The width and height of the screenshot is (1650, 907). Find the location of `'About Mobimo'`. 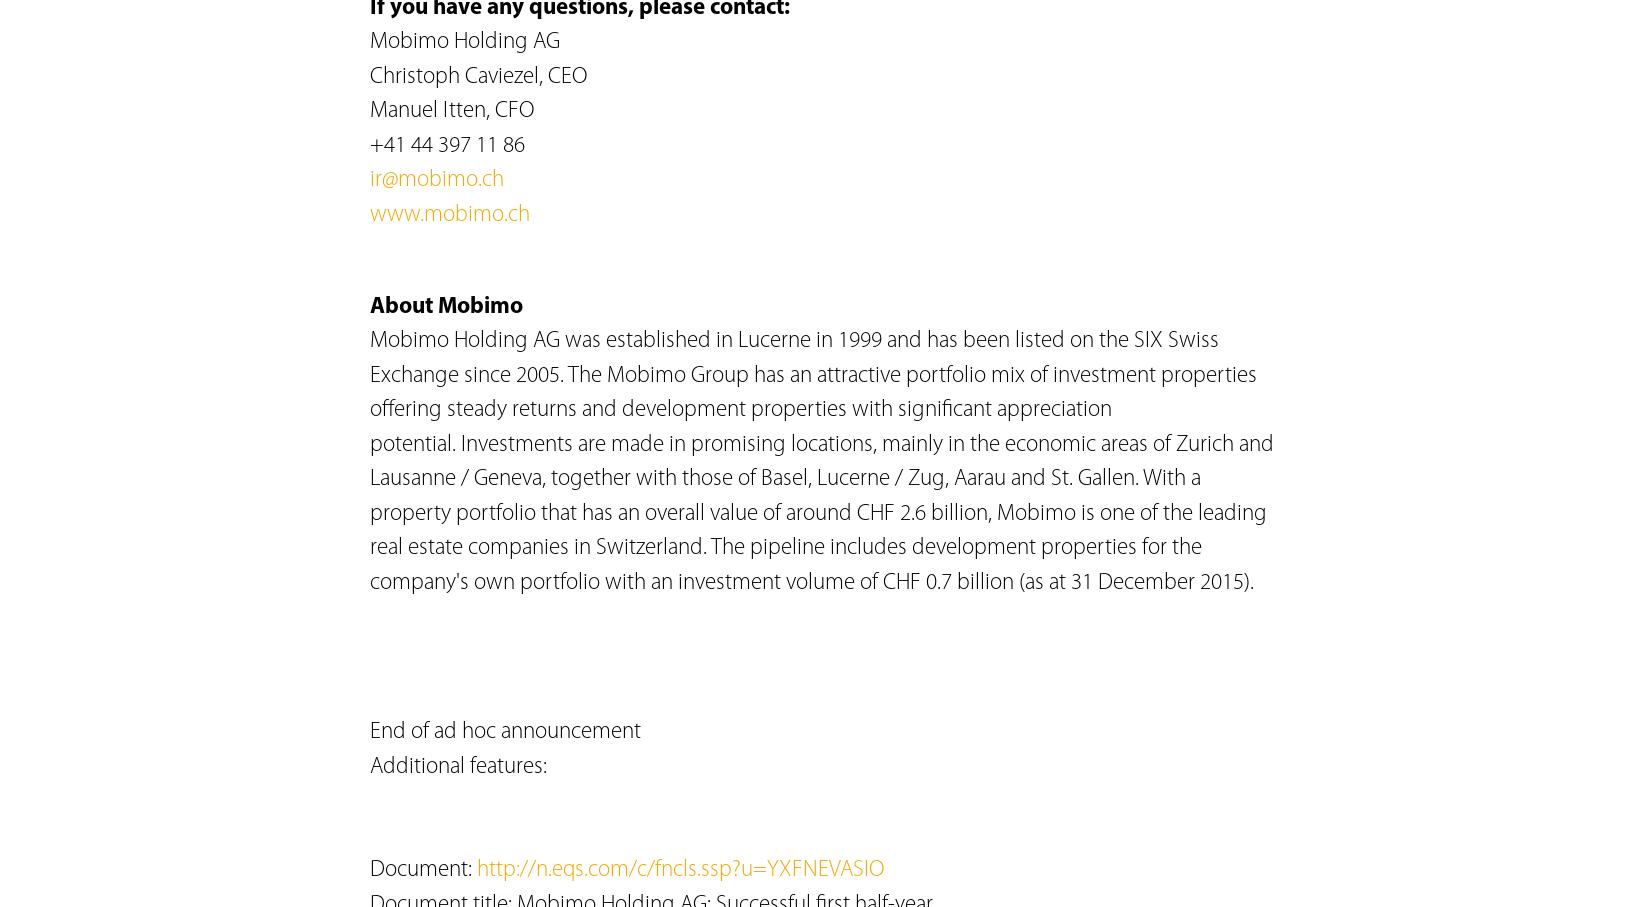

'About Mobimo' is located at coordinates (369, 306).